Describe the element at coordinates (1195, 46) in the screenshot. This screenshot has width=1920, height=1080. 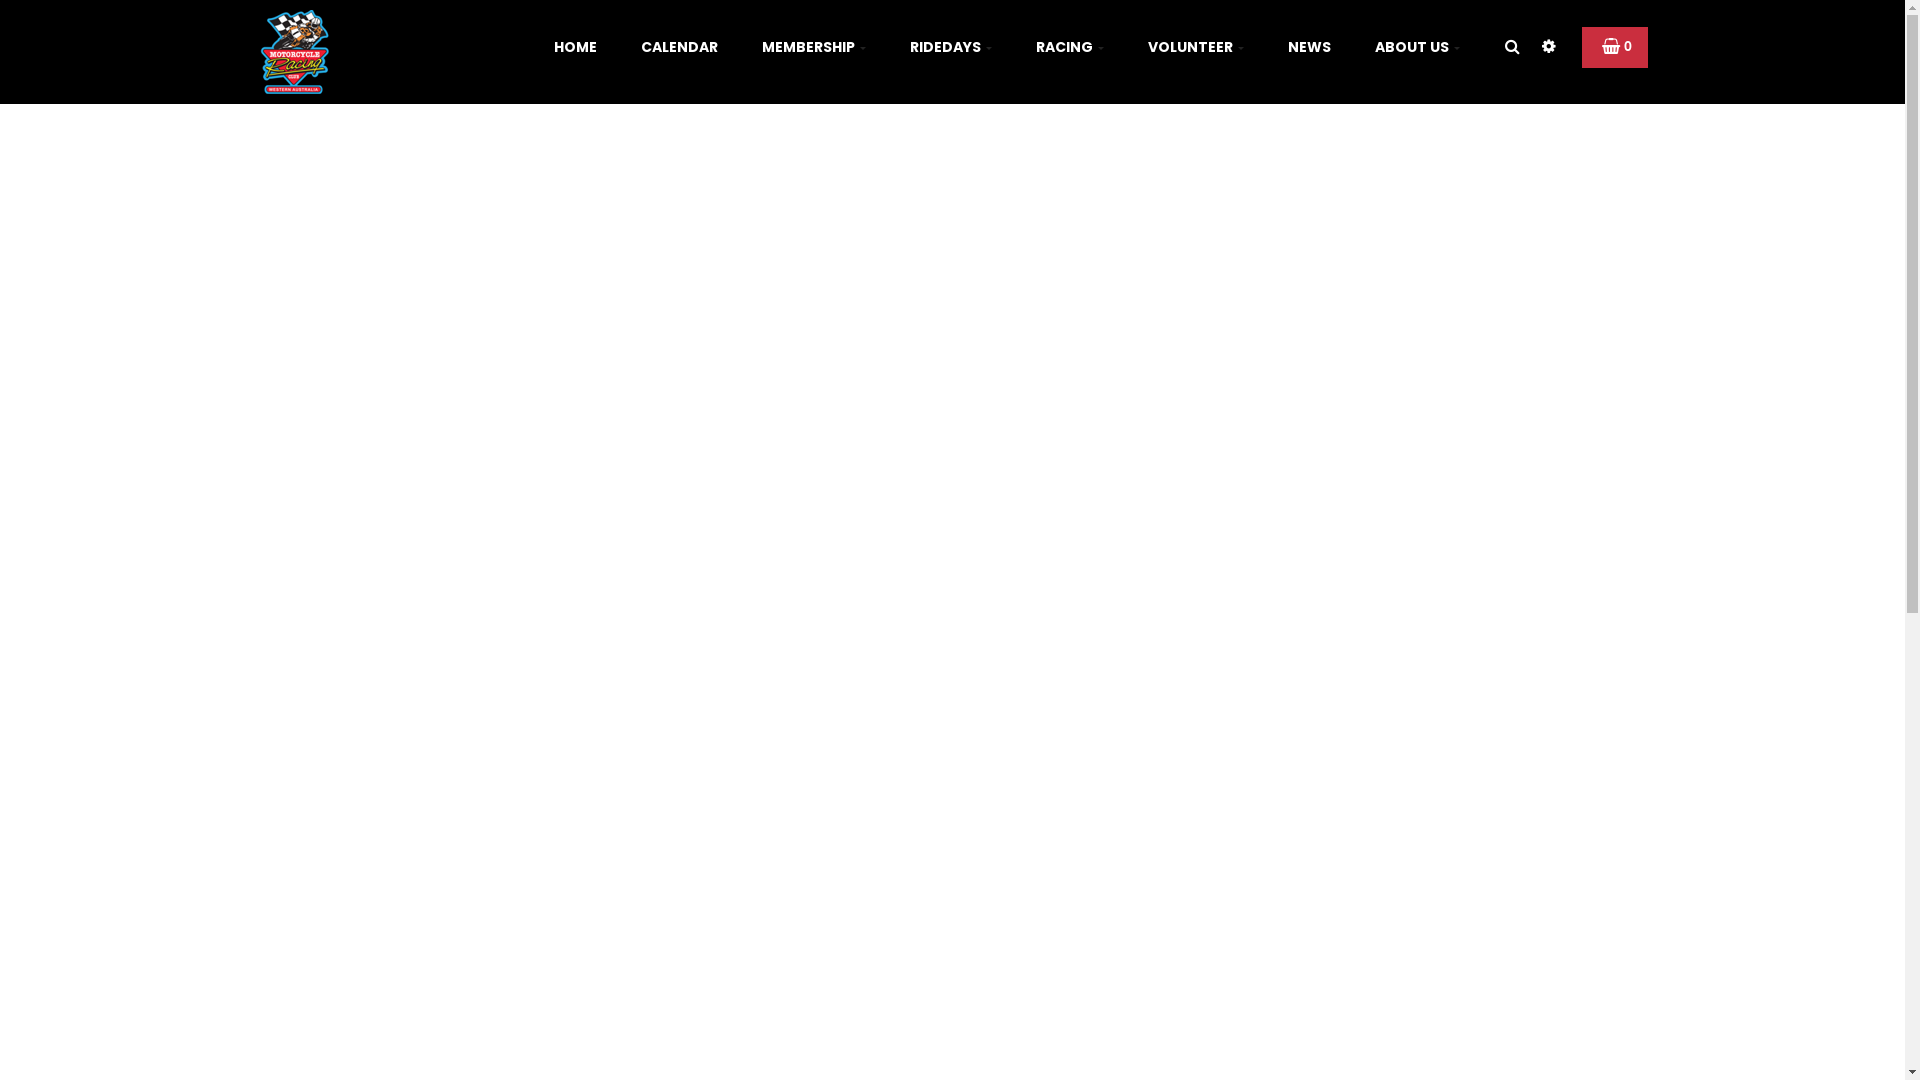
I see `'VOLUNTEER'` at that location.